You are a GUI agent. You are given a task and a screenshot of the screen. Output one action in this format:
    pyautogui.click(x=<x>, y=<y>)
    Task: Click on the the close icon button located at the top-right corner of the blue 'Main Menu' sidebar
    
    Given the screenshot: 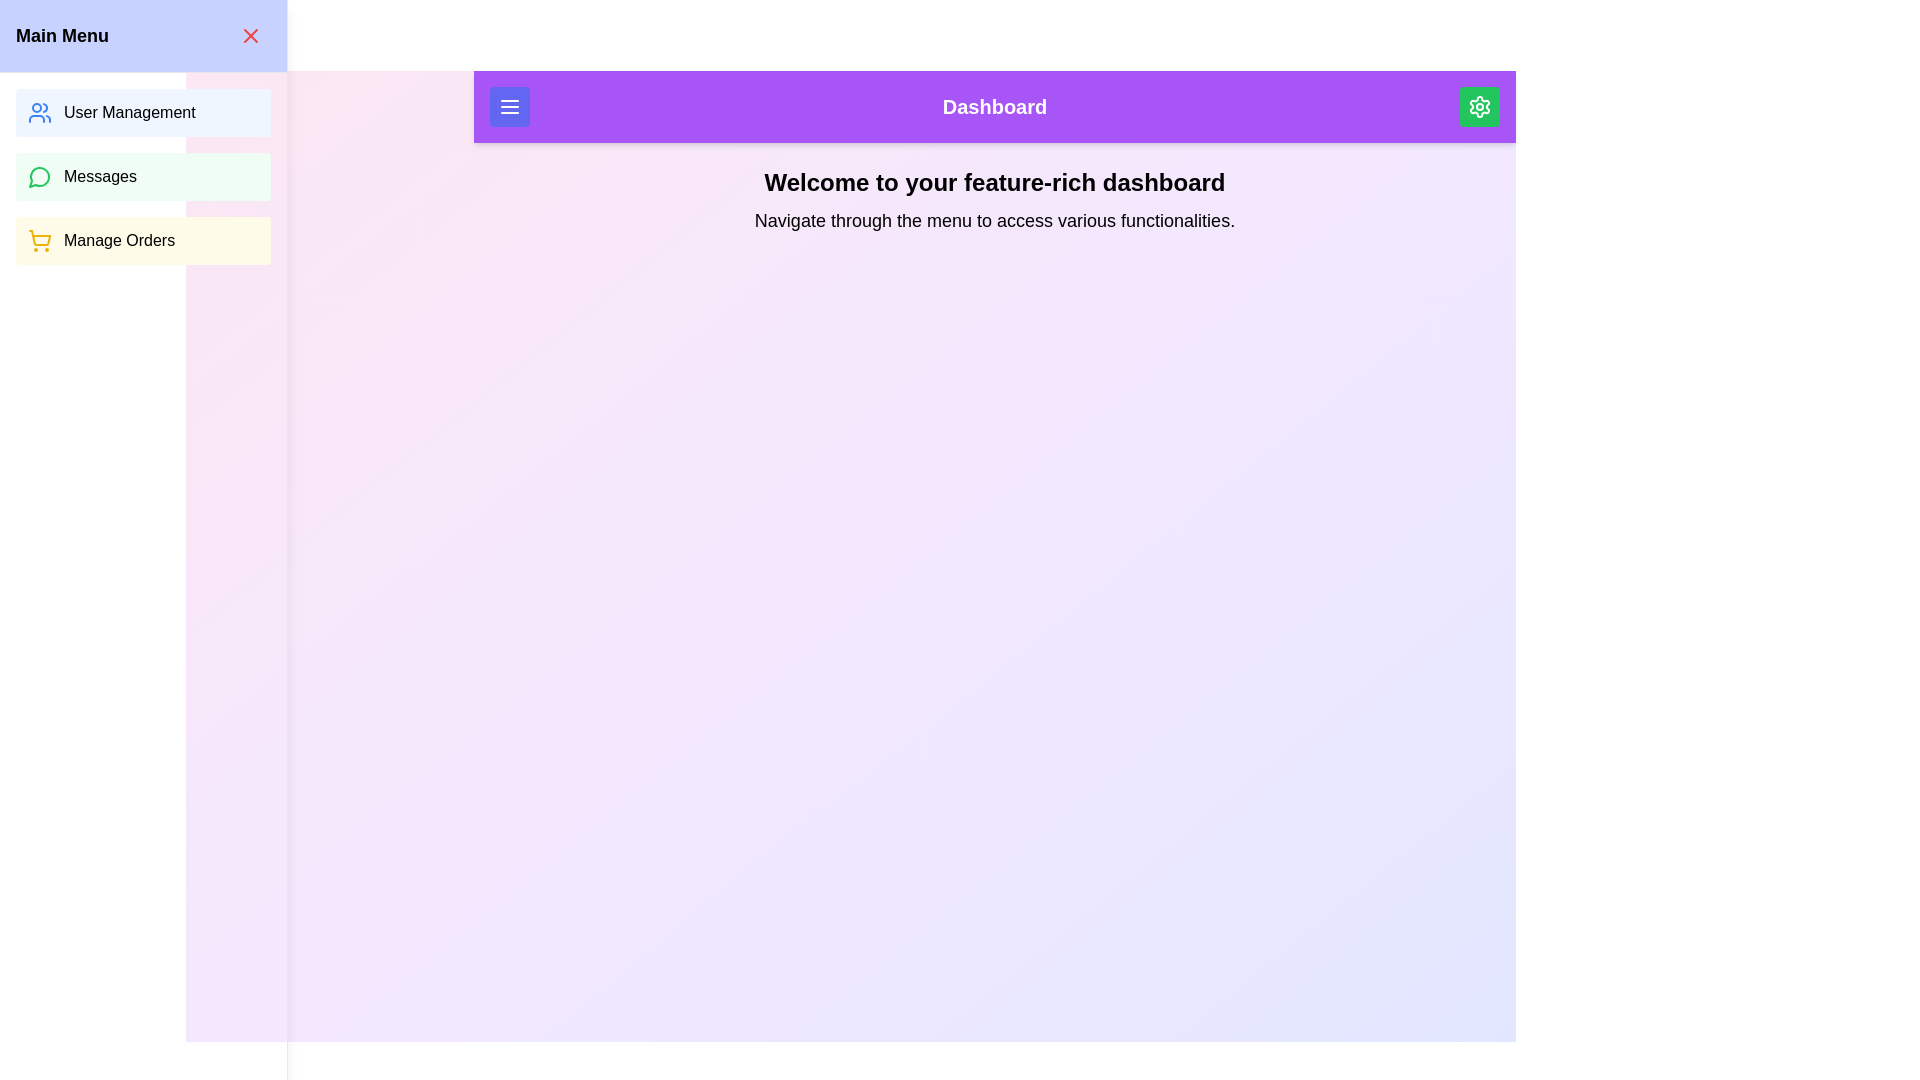 What is the action you would take?
    pyautogui.click(x=249, y=35)
    